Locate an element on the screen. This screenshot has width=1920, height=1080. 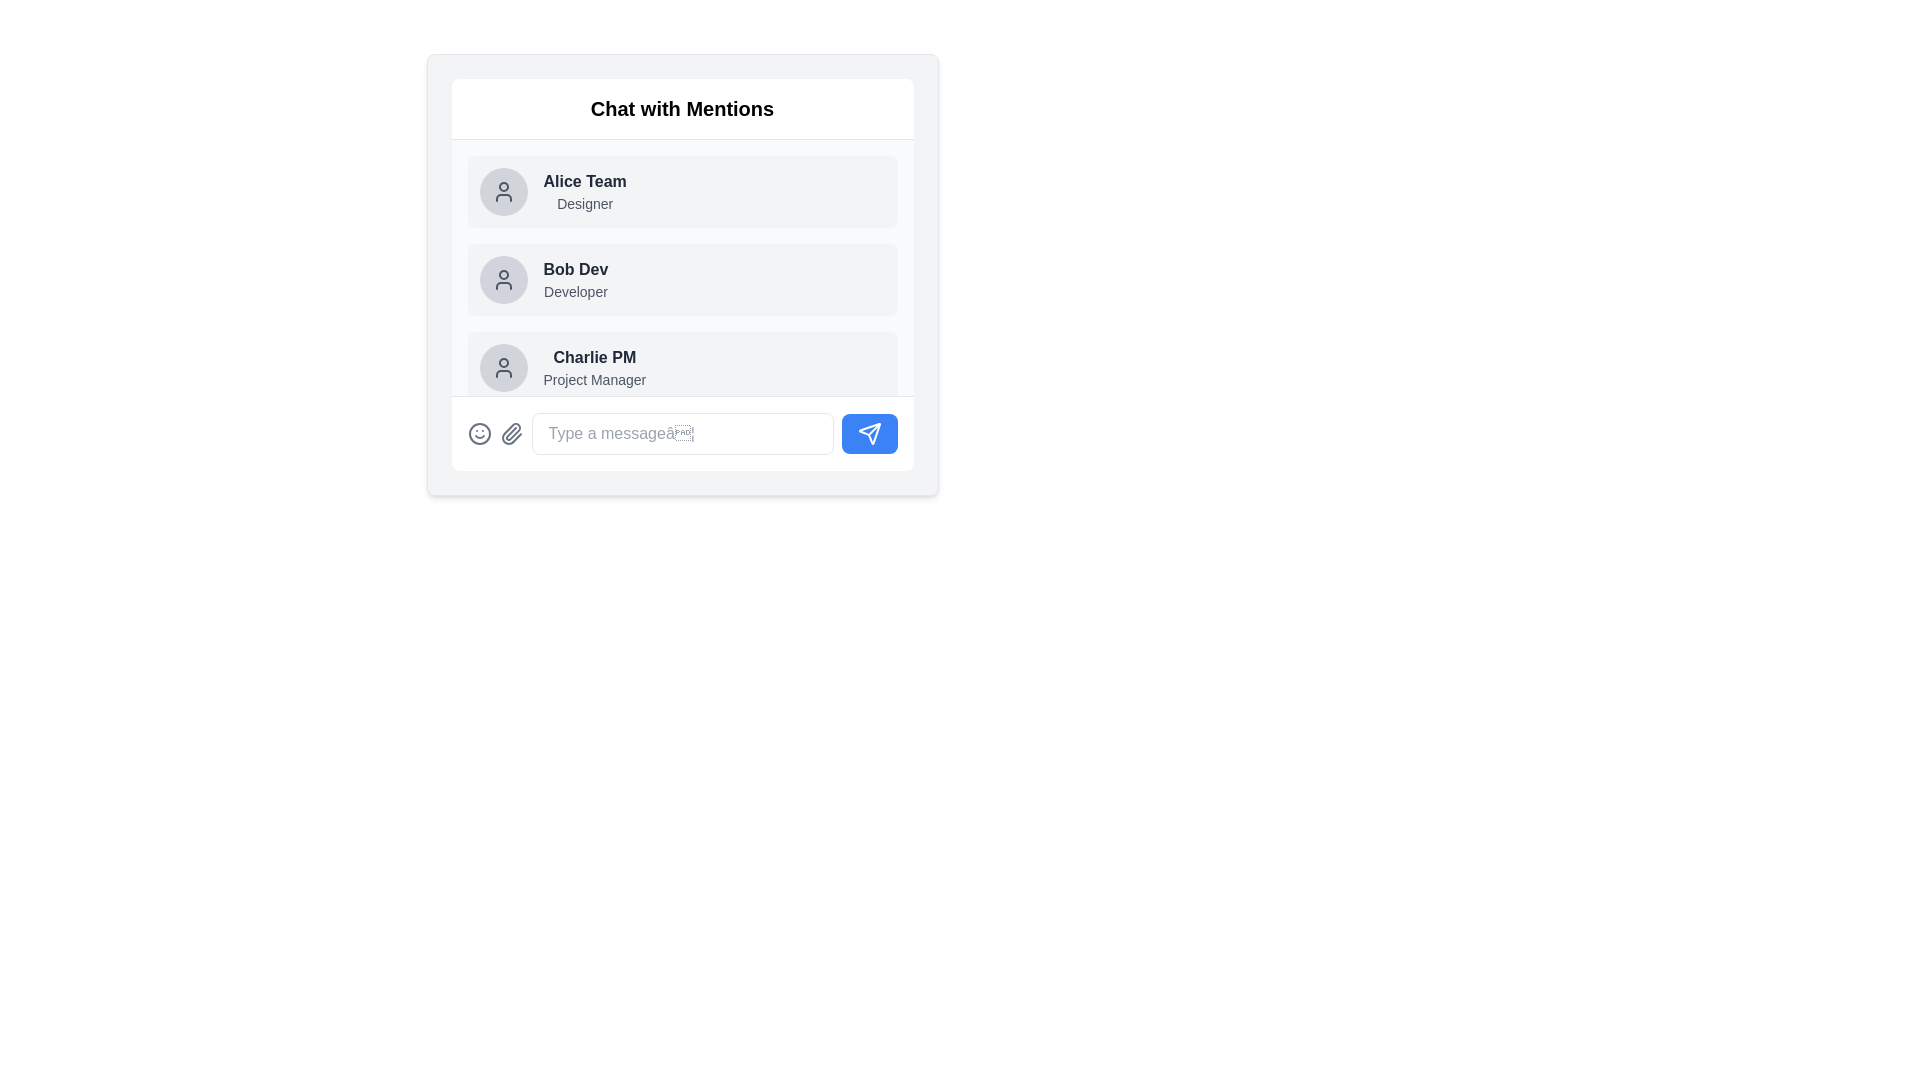
the 'Alice Team' static text label, which identifies the primary designation in the list of contacts, positioned above the 'Designer' text is located at coordinates (584, 181).